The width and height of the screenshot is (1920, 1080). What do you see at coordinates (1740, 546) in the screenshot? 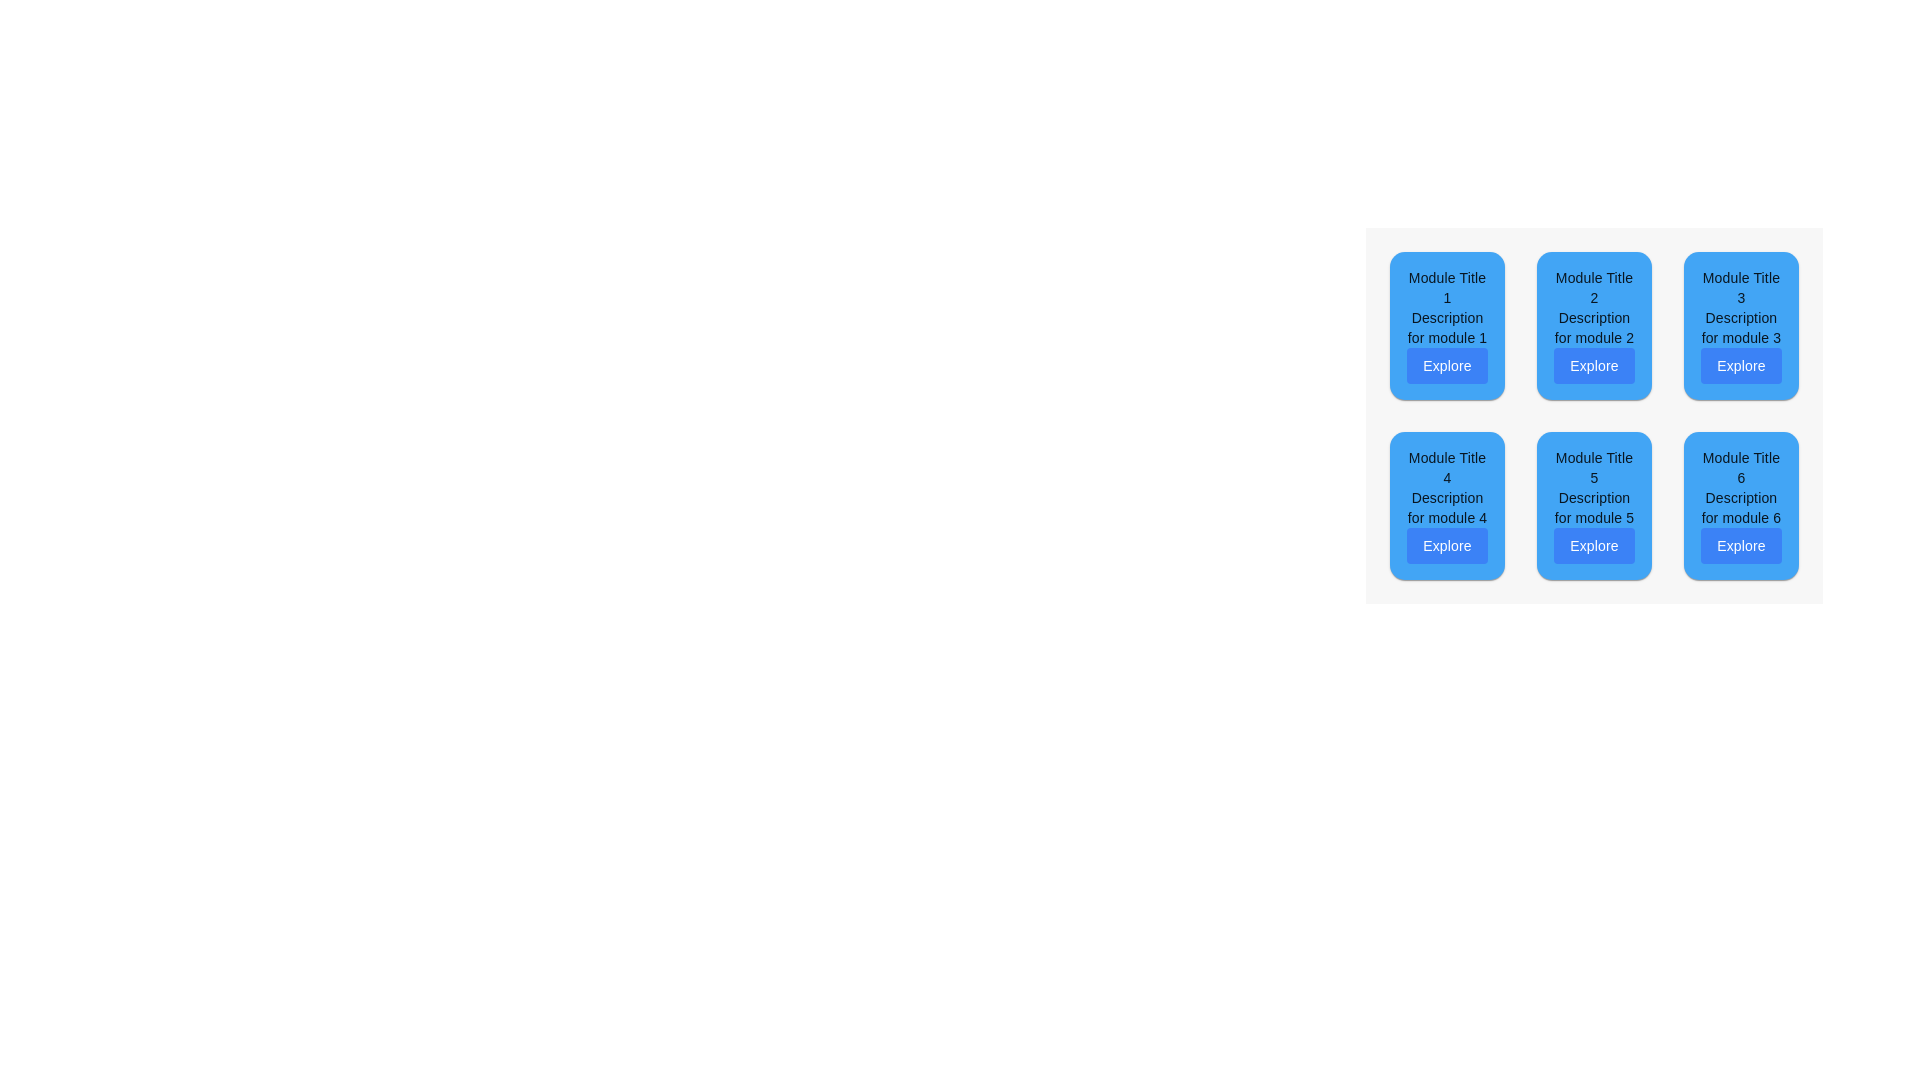
I see `the 'Explore' button, which is a rectangular button with rounded corners located at the bottom of the card titled 'Module Title 6' in the bottom-right position of a grid layout` at bounding box center [1740, 546].